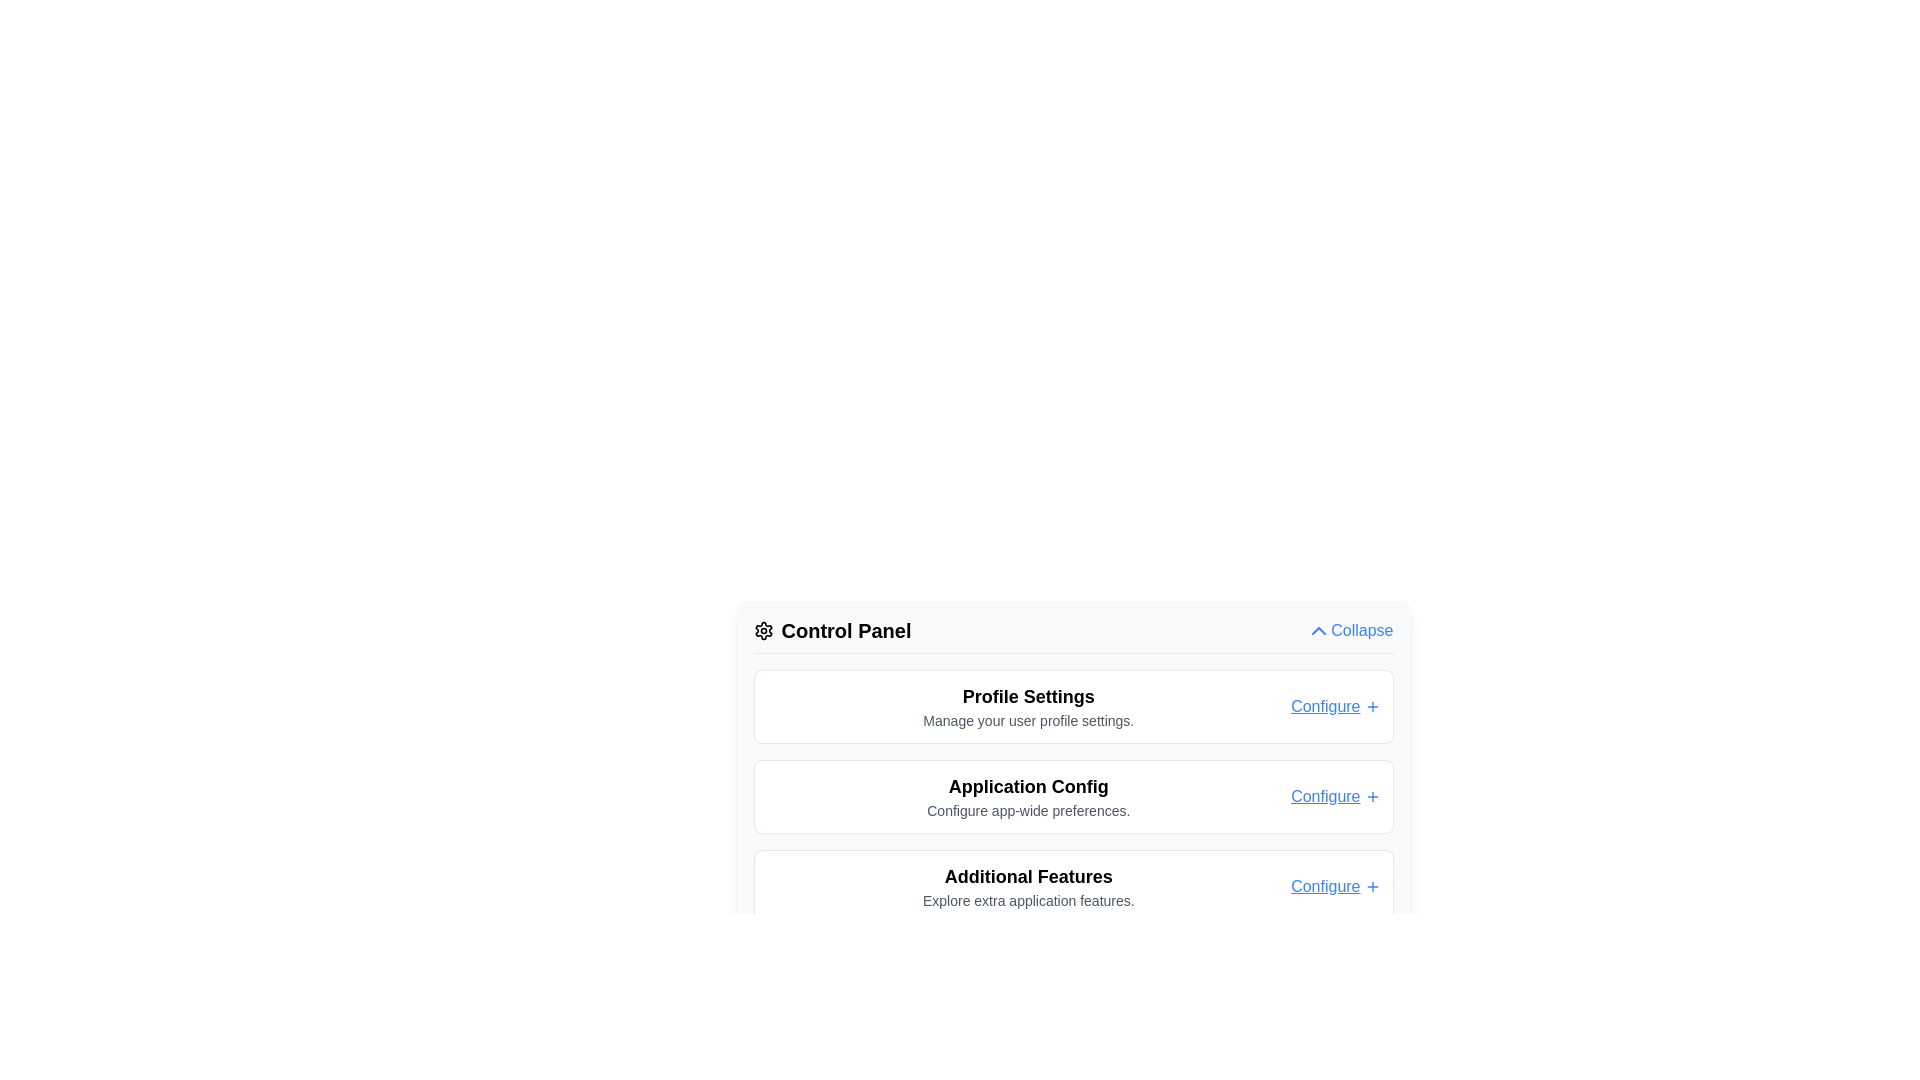  I want to click on the descriptive text label providing contextual information about the 'Profile Settings' section, located below the 'Profile Settings' header, so click(1028, 721).